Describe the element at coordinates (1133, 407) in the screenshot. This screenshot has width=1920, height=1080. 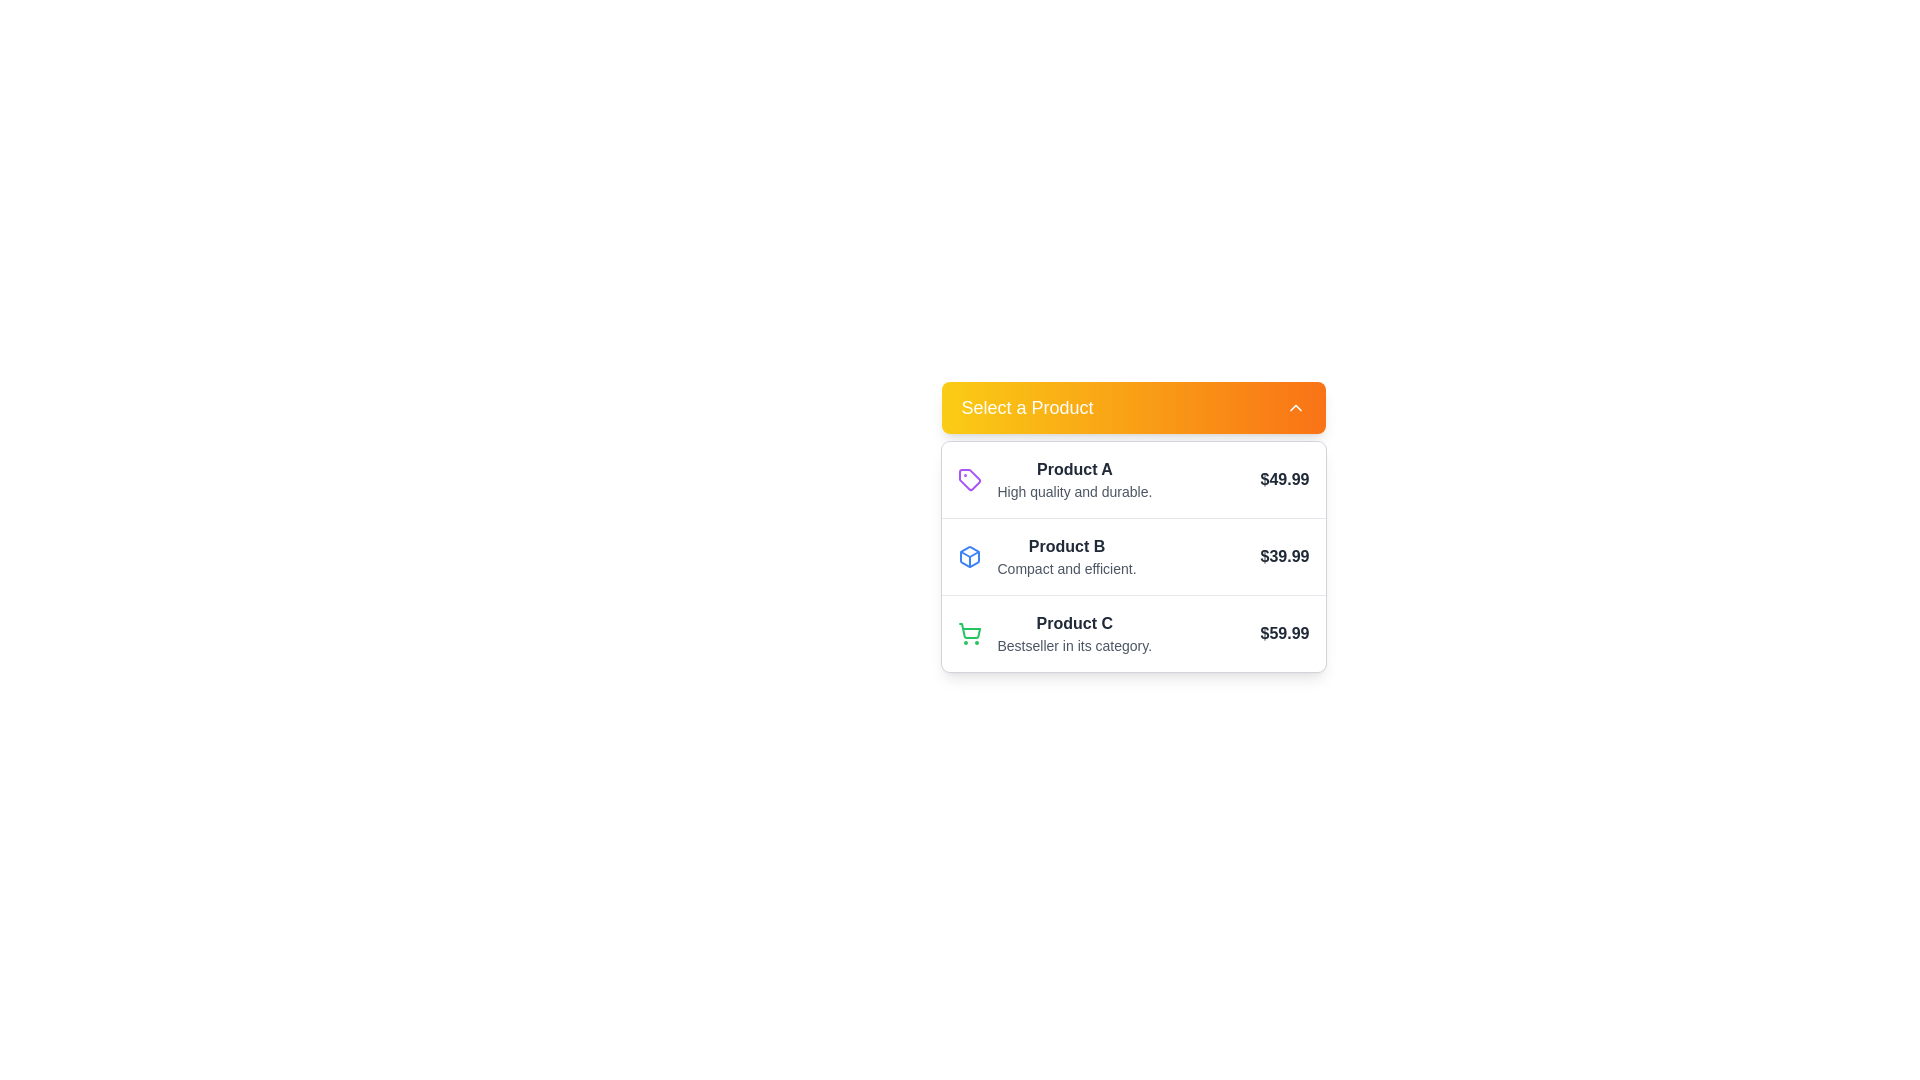
I see `the dropdown button labeled 'Select a Product' with a gradient background` at that location.